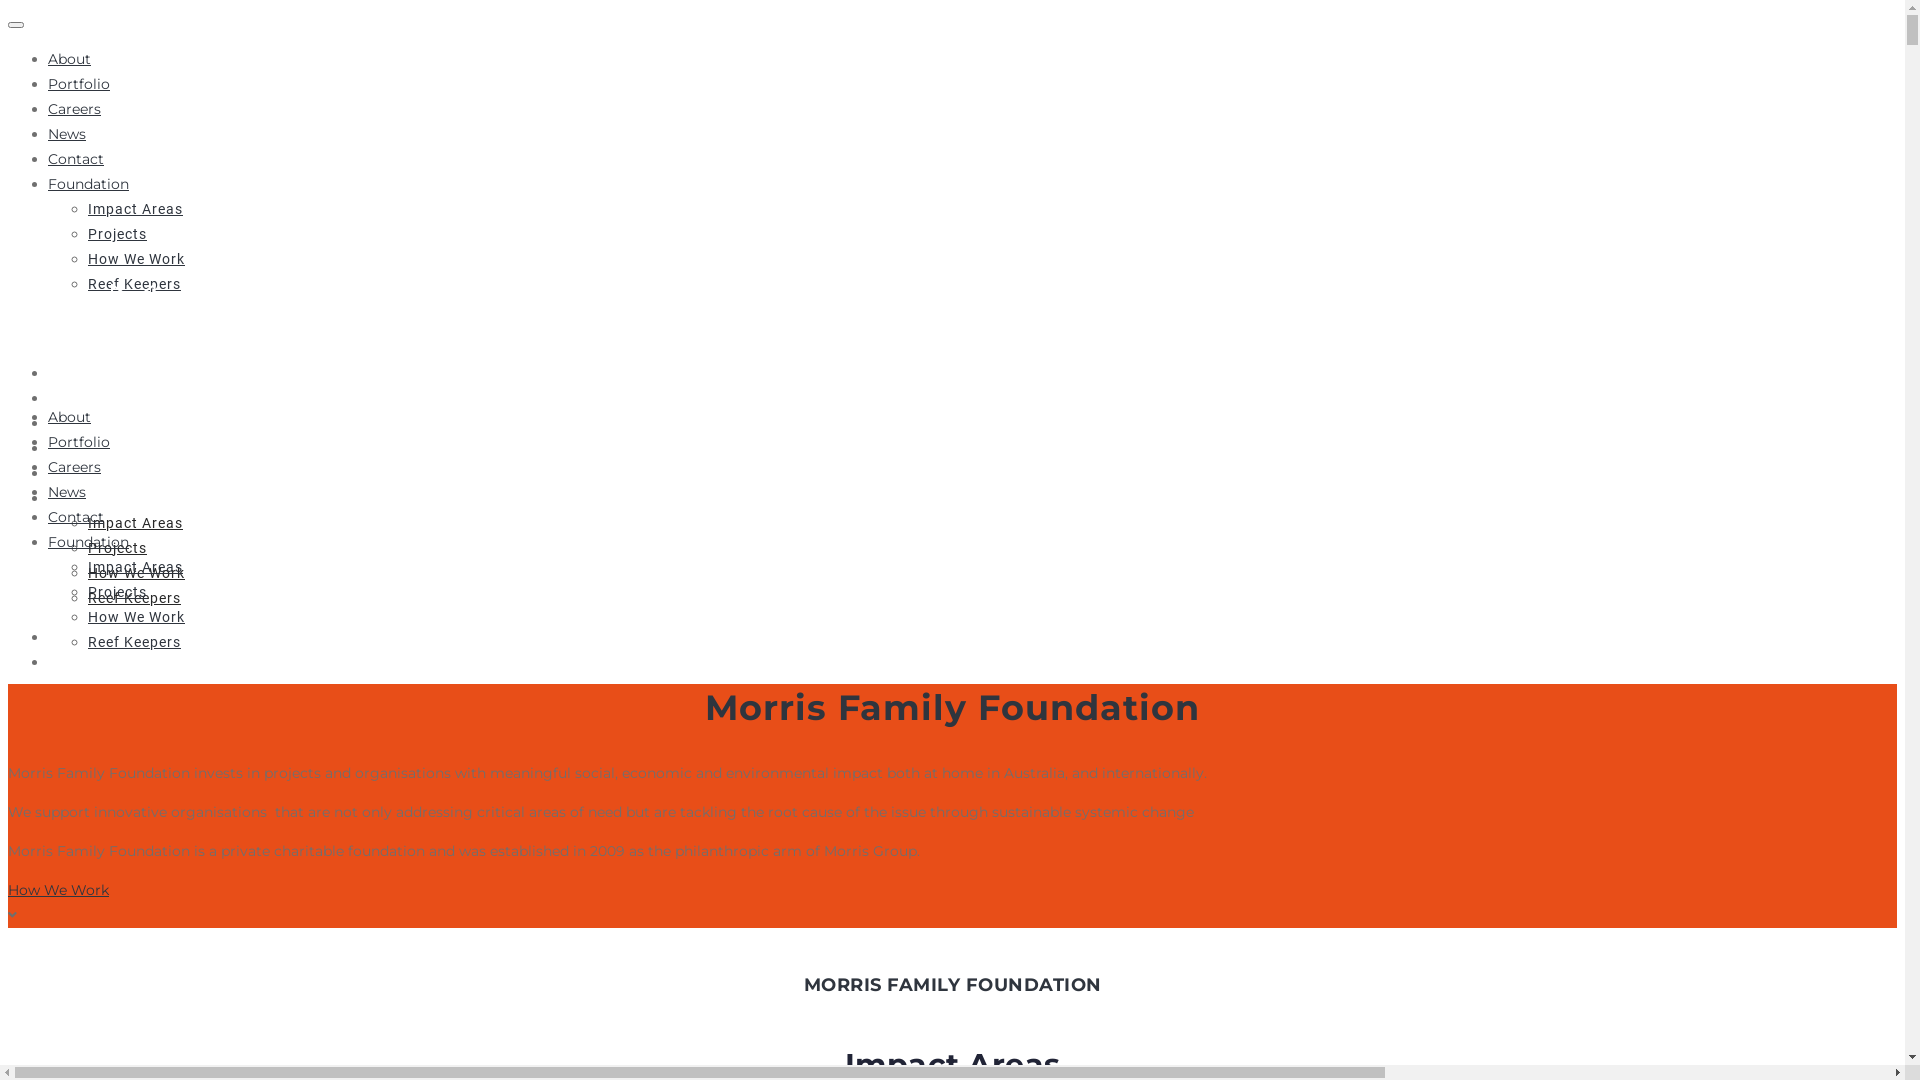 This screenshot has height=1080, width=1920. Describe the element at coordinates (67, 492) in the screenshot. I see `'News'` at that location.